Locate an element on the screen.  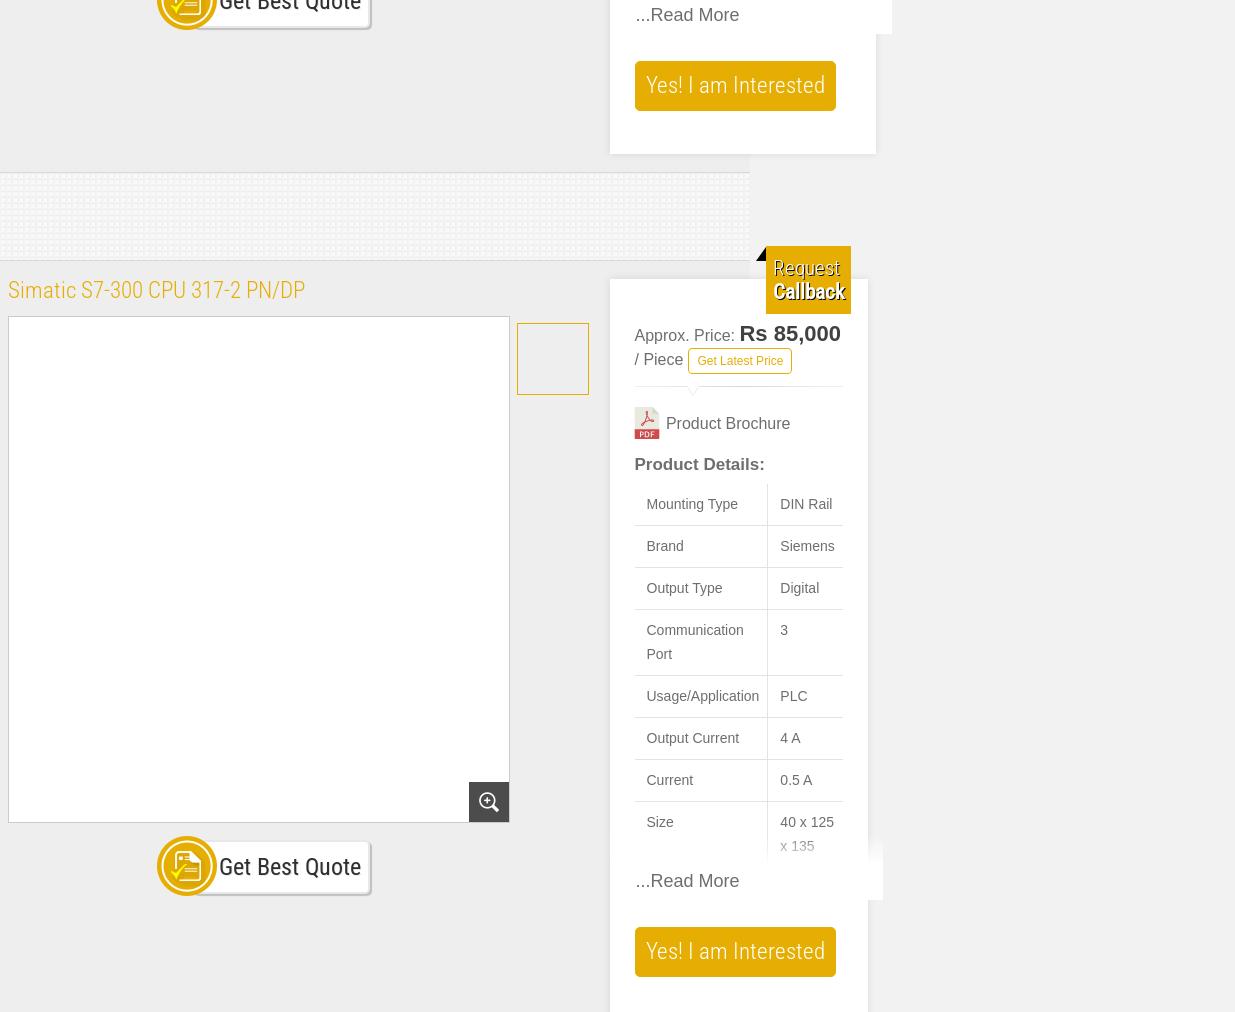
'3' is located at coordinates (783, 628).